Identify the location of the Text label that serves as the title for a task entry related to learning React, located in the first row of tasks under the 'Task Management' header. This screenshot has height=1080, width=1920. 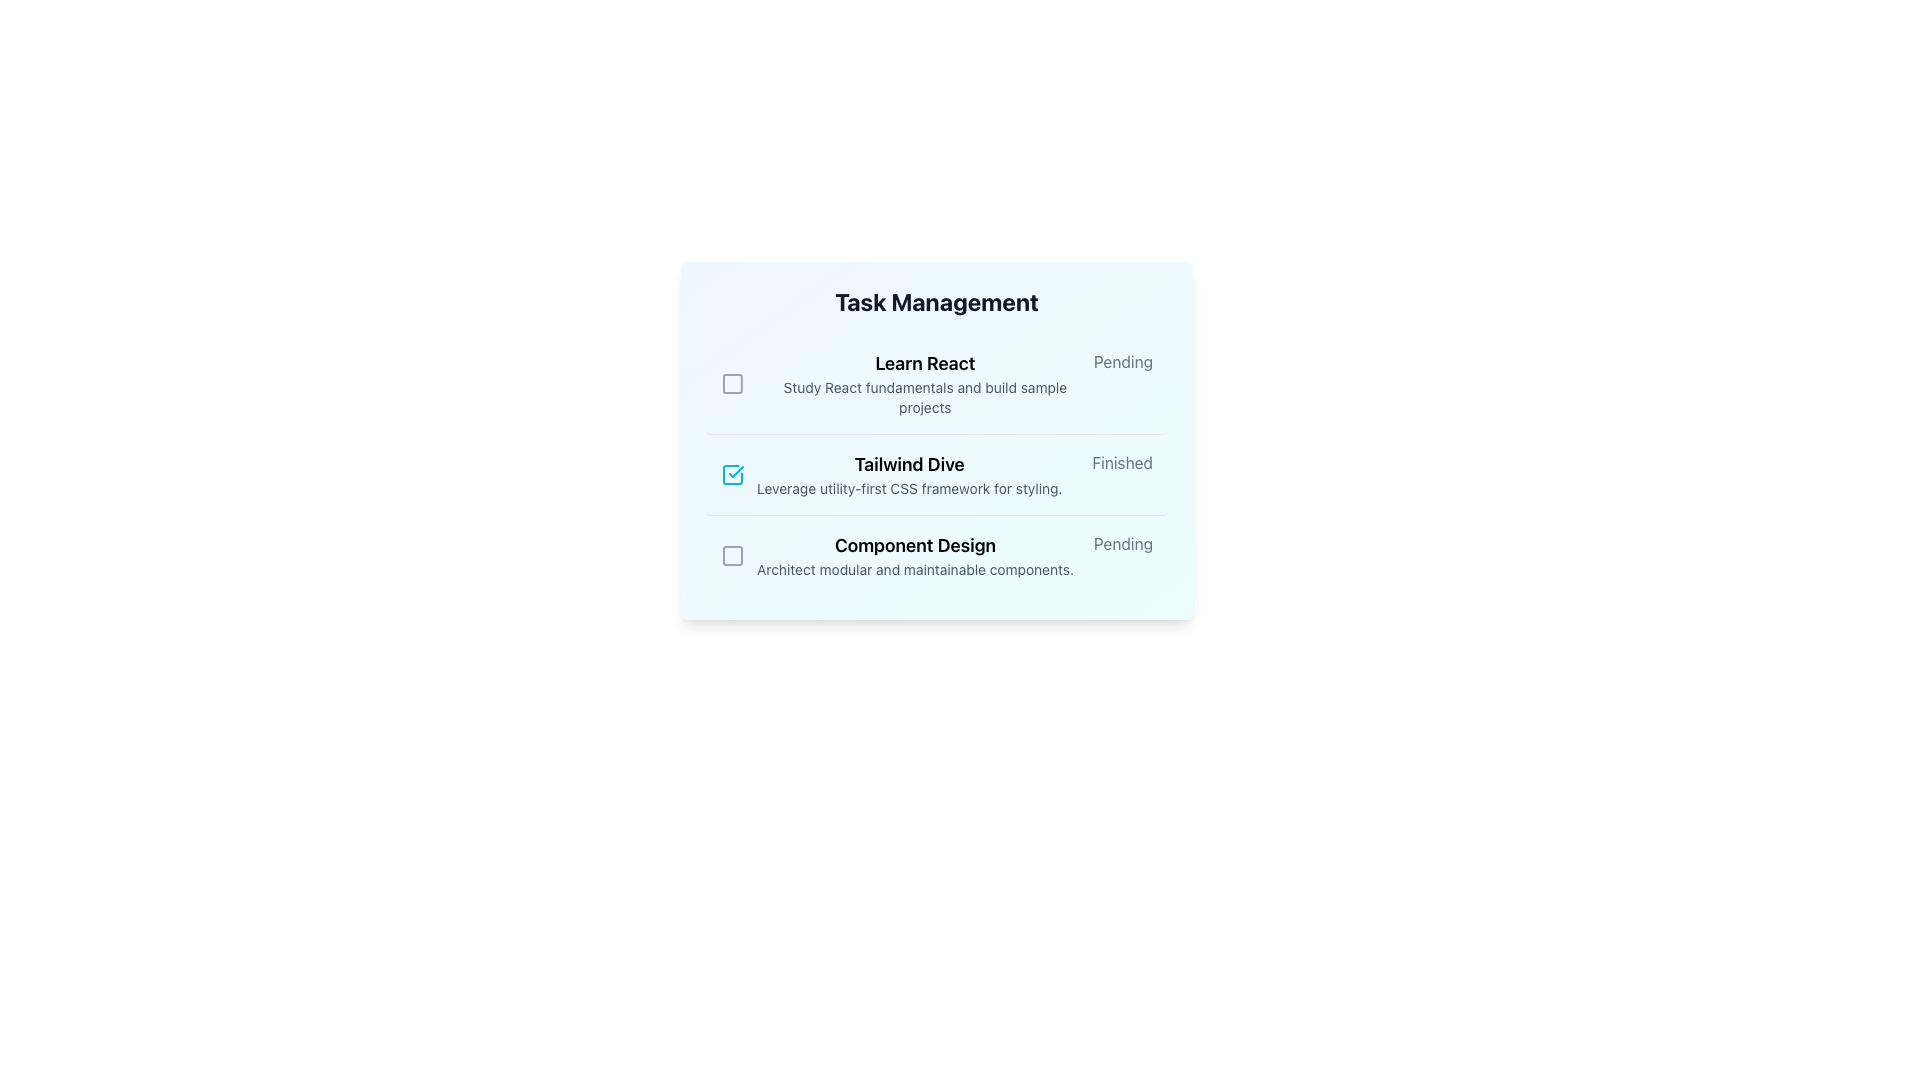
(924, 363).